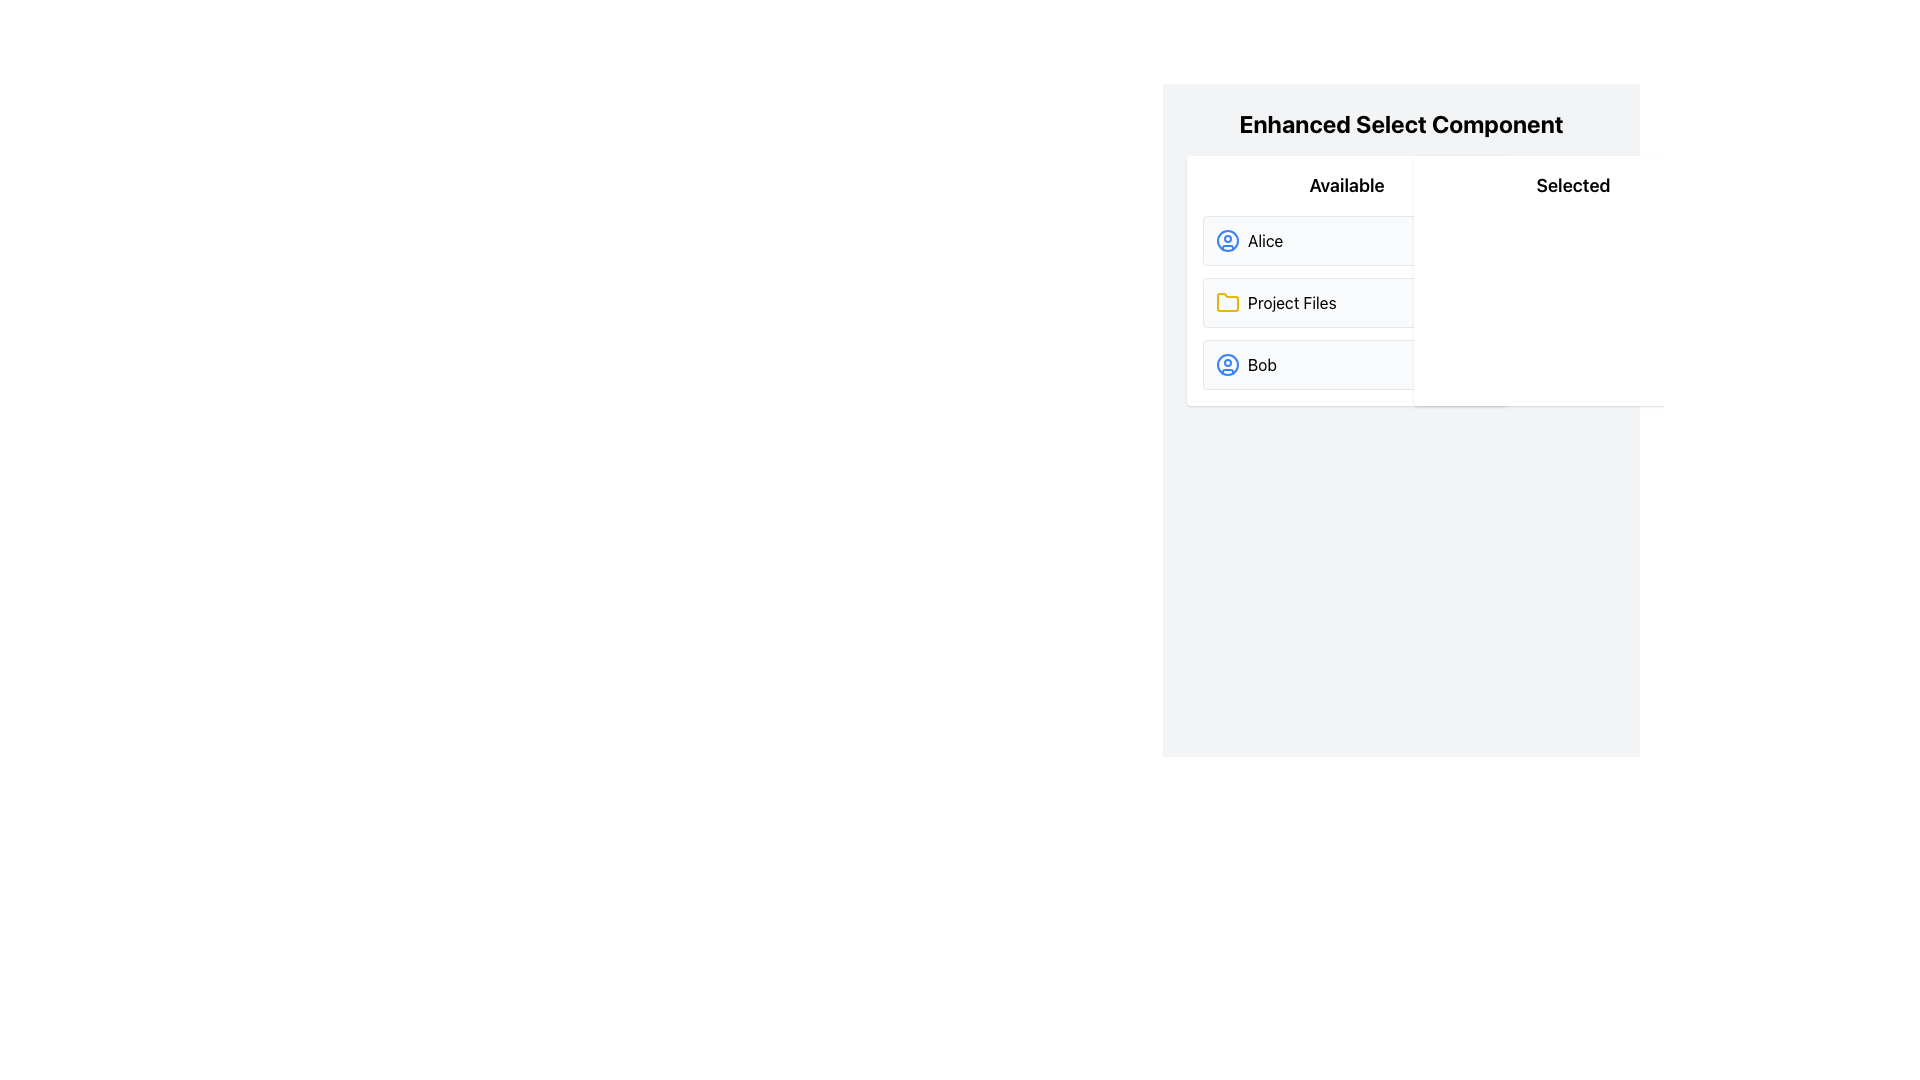 The width and height of the screenshot is (1920, 1080). What do you see at coordinates (1264, 239) in the screenshot?
I see `text label displaying 'Alice' located in the top entry of the list under the 'Available' column in the 'Enhanced Select Component' interface, adjacent to a circular user icon with a blue outline` at bounding box center [1264, 239].